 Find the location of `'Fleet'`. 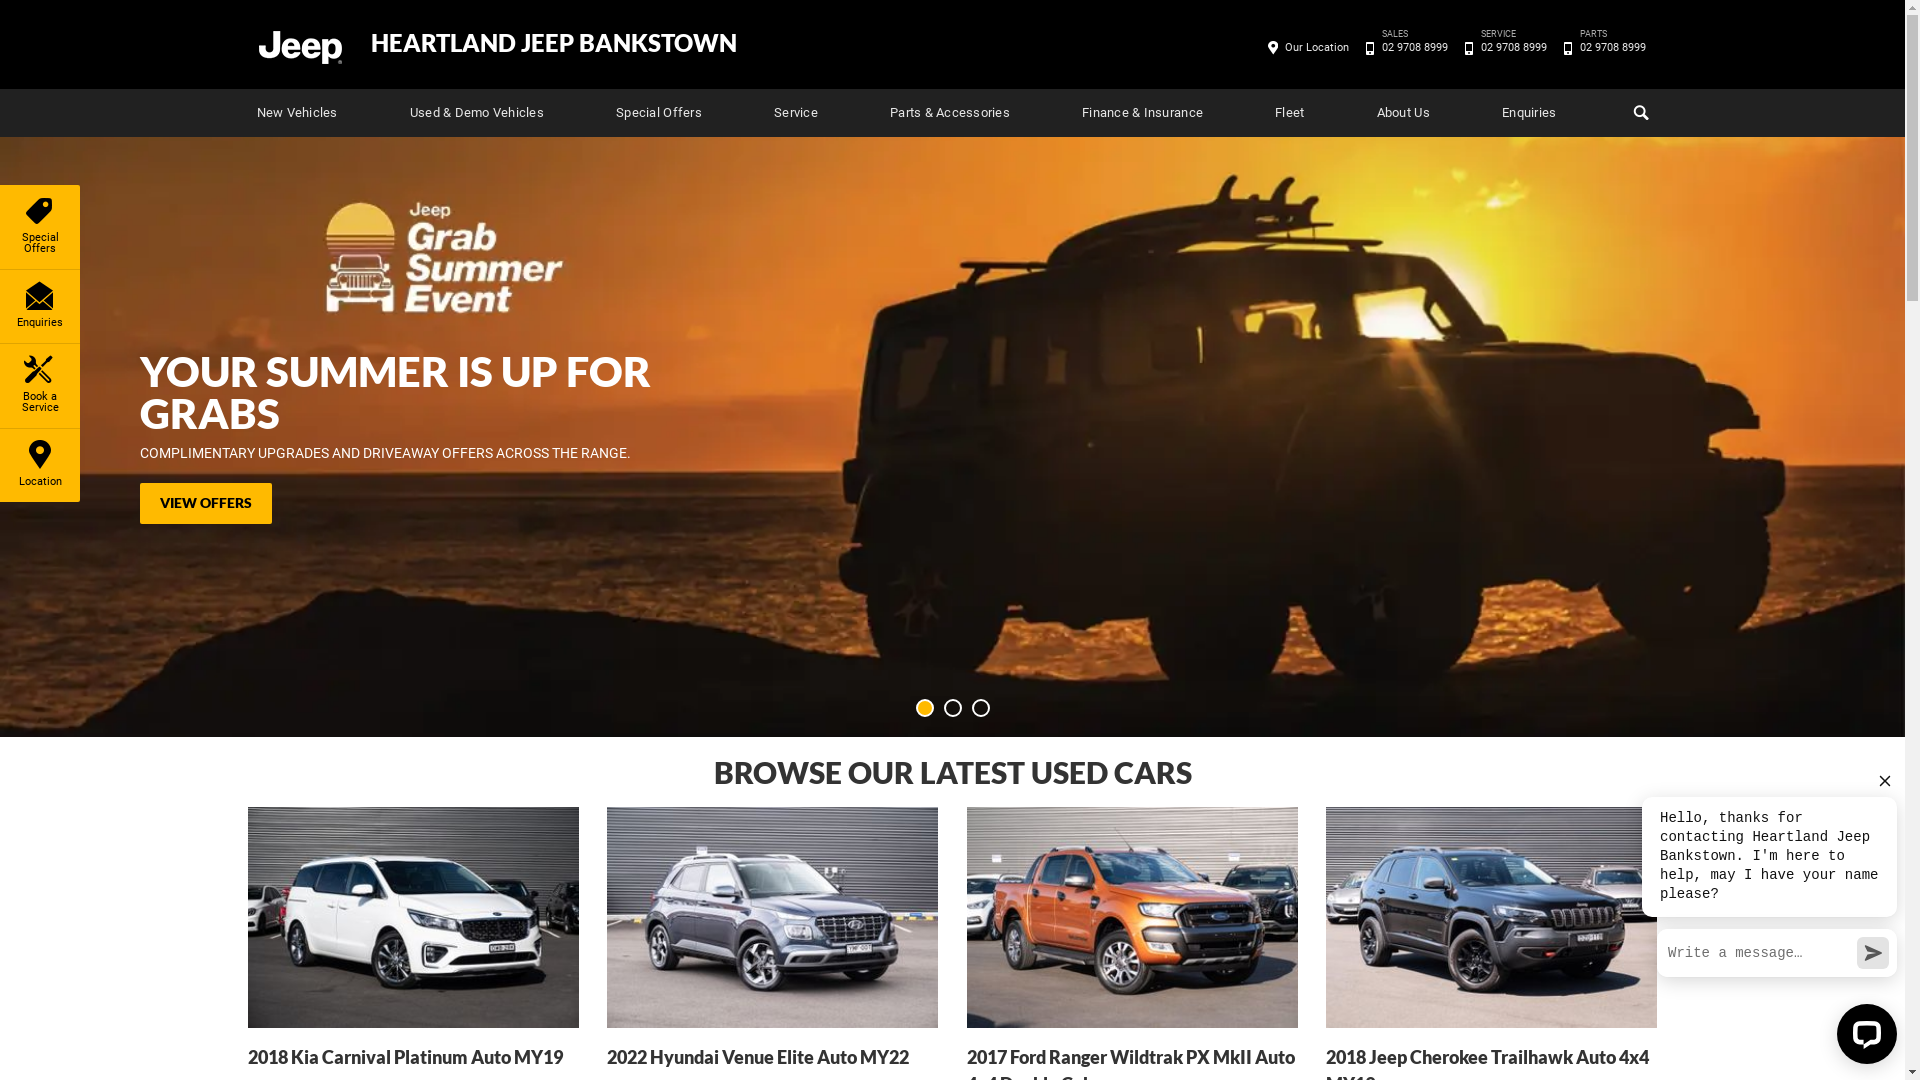

'Fleet' is located at coordinates (1289, 112).